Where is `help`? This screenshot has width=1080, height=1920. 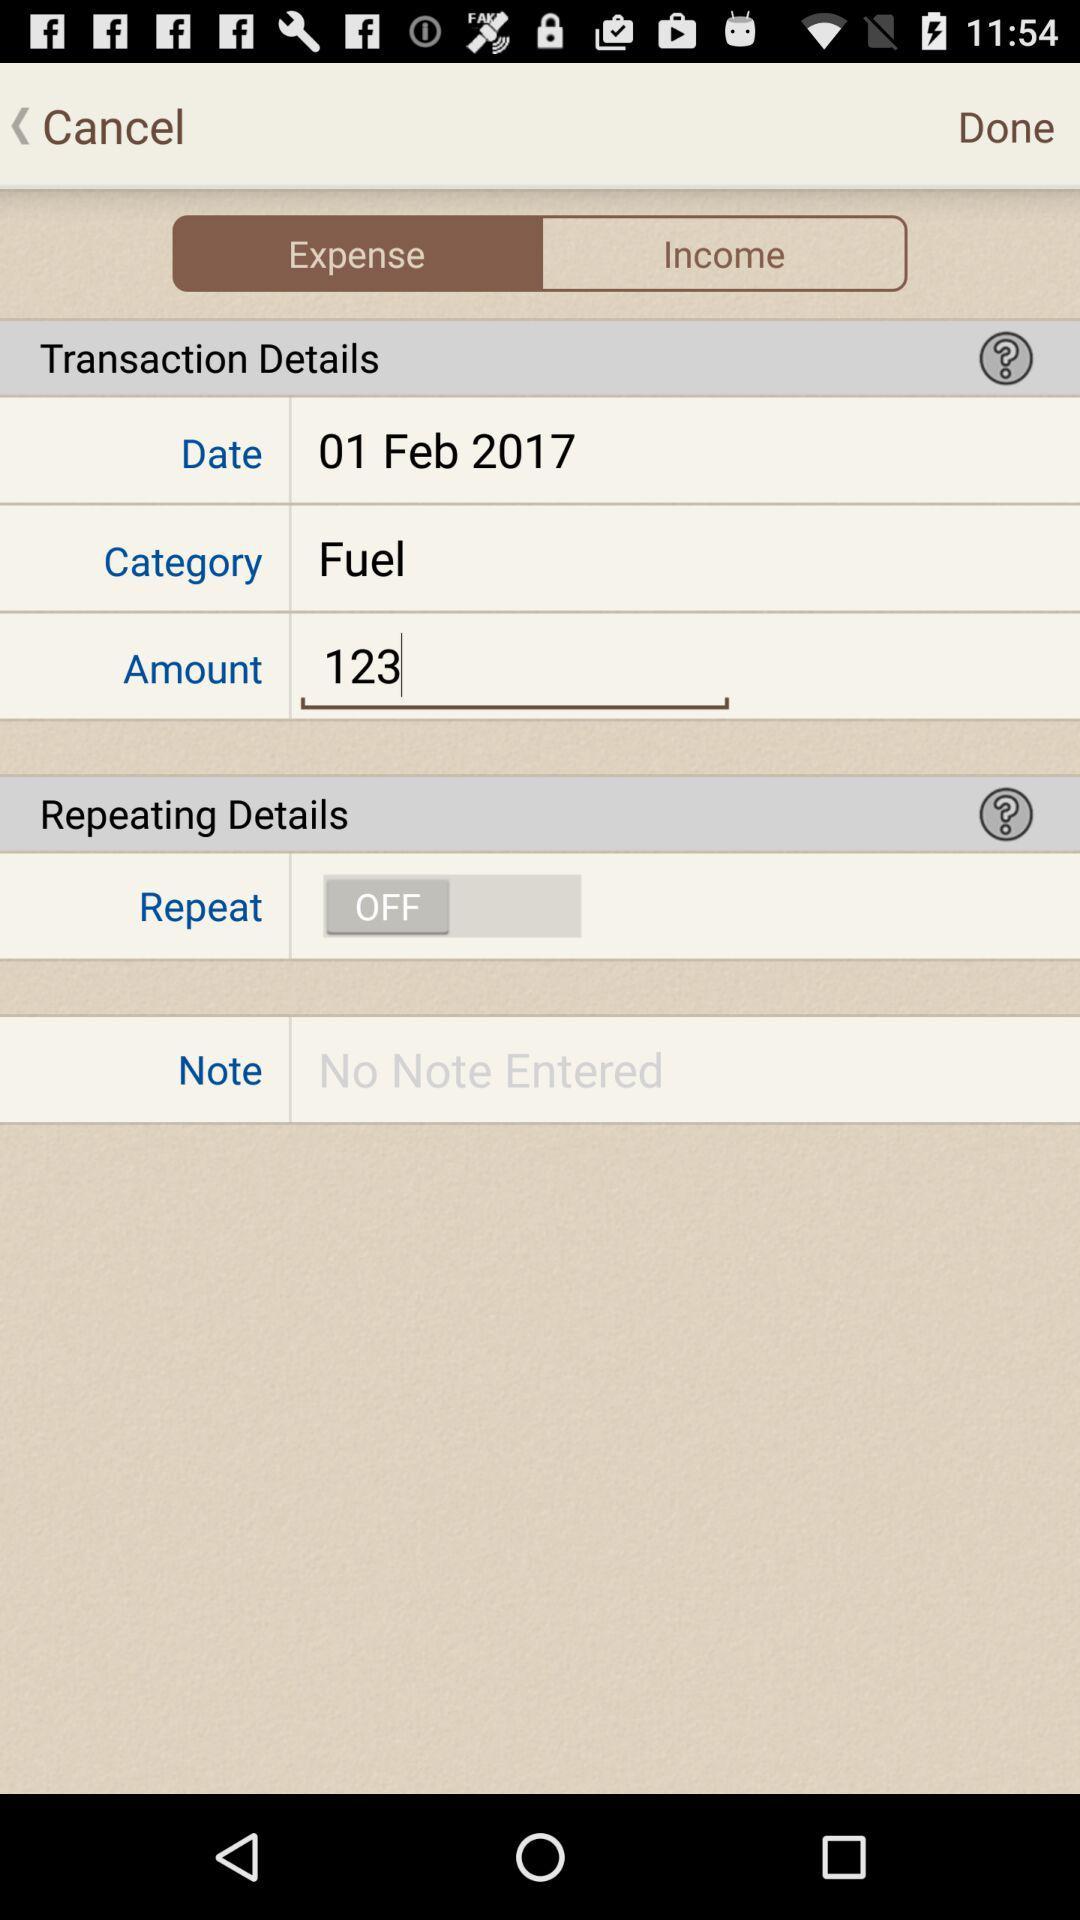 help is located at coordinates (1006, 813).